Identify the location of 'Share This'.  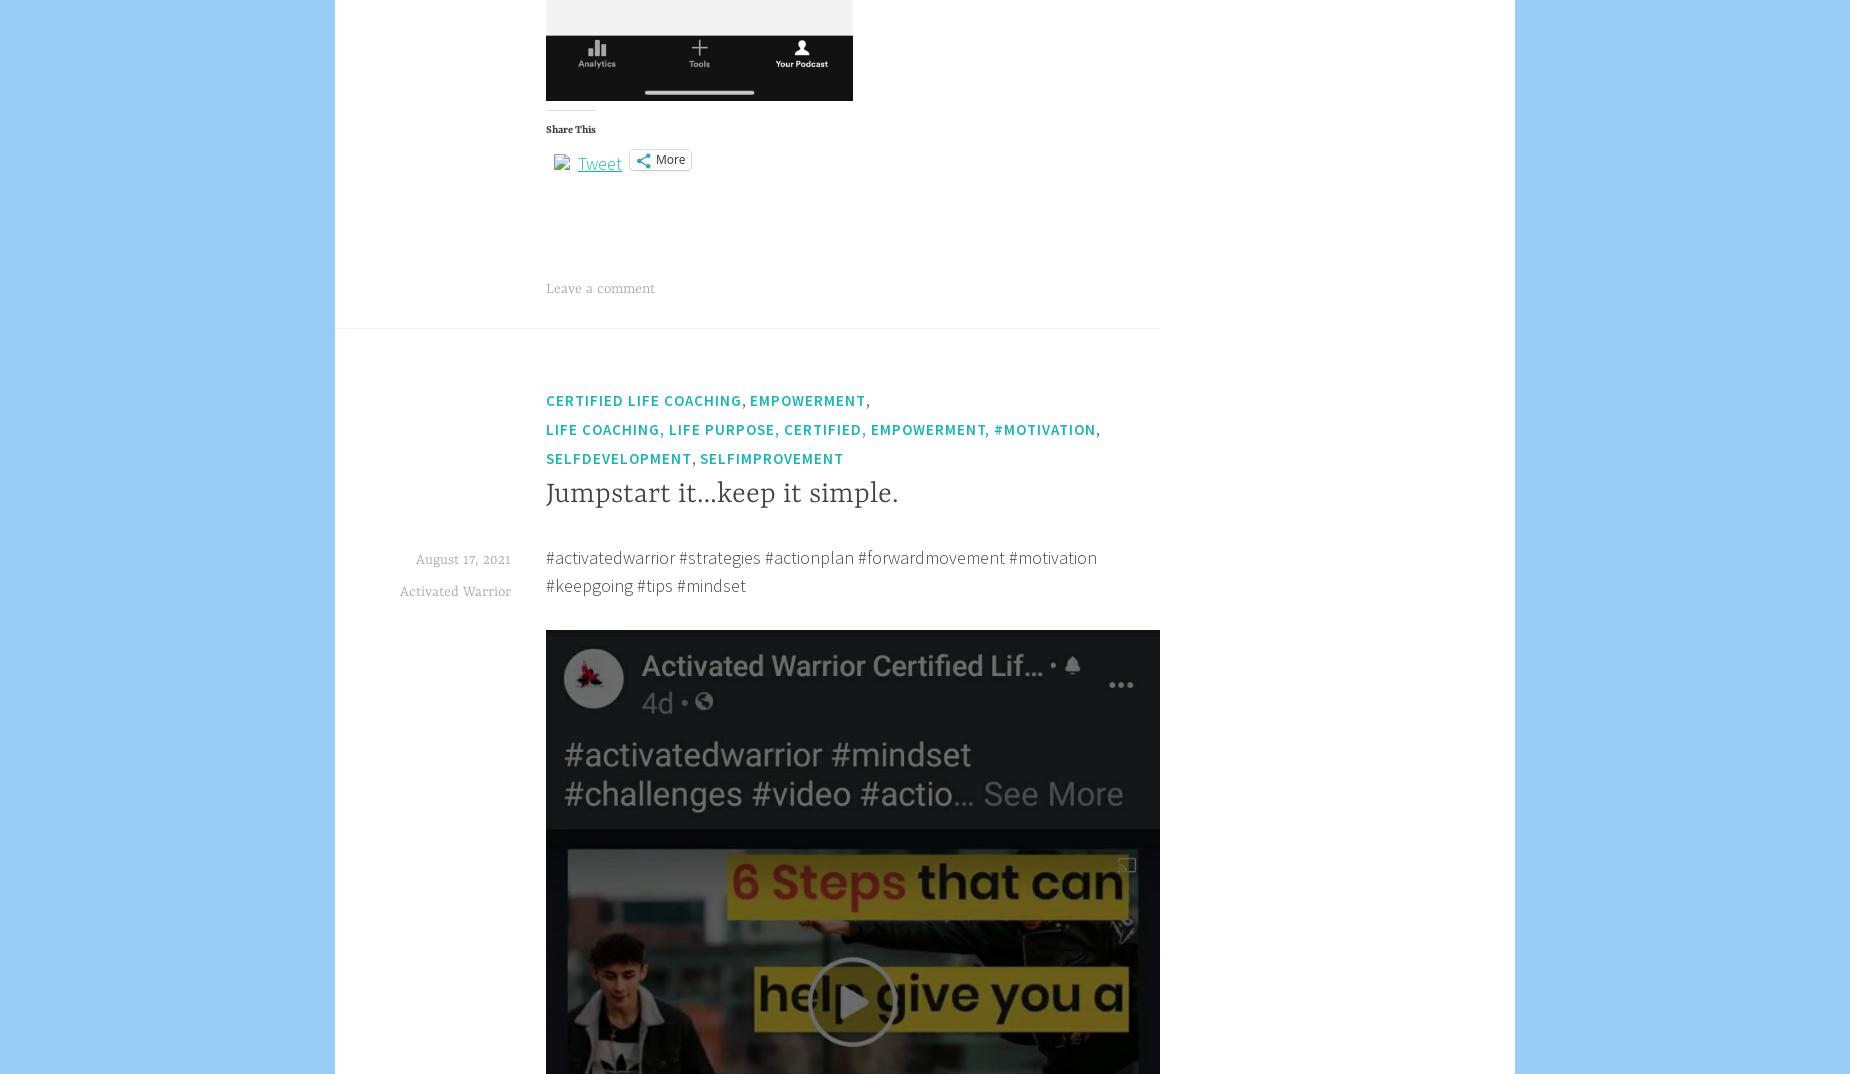
(570, 128).